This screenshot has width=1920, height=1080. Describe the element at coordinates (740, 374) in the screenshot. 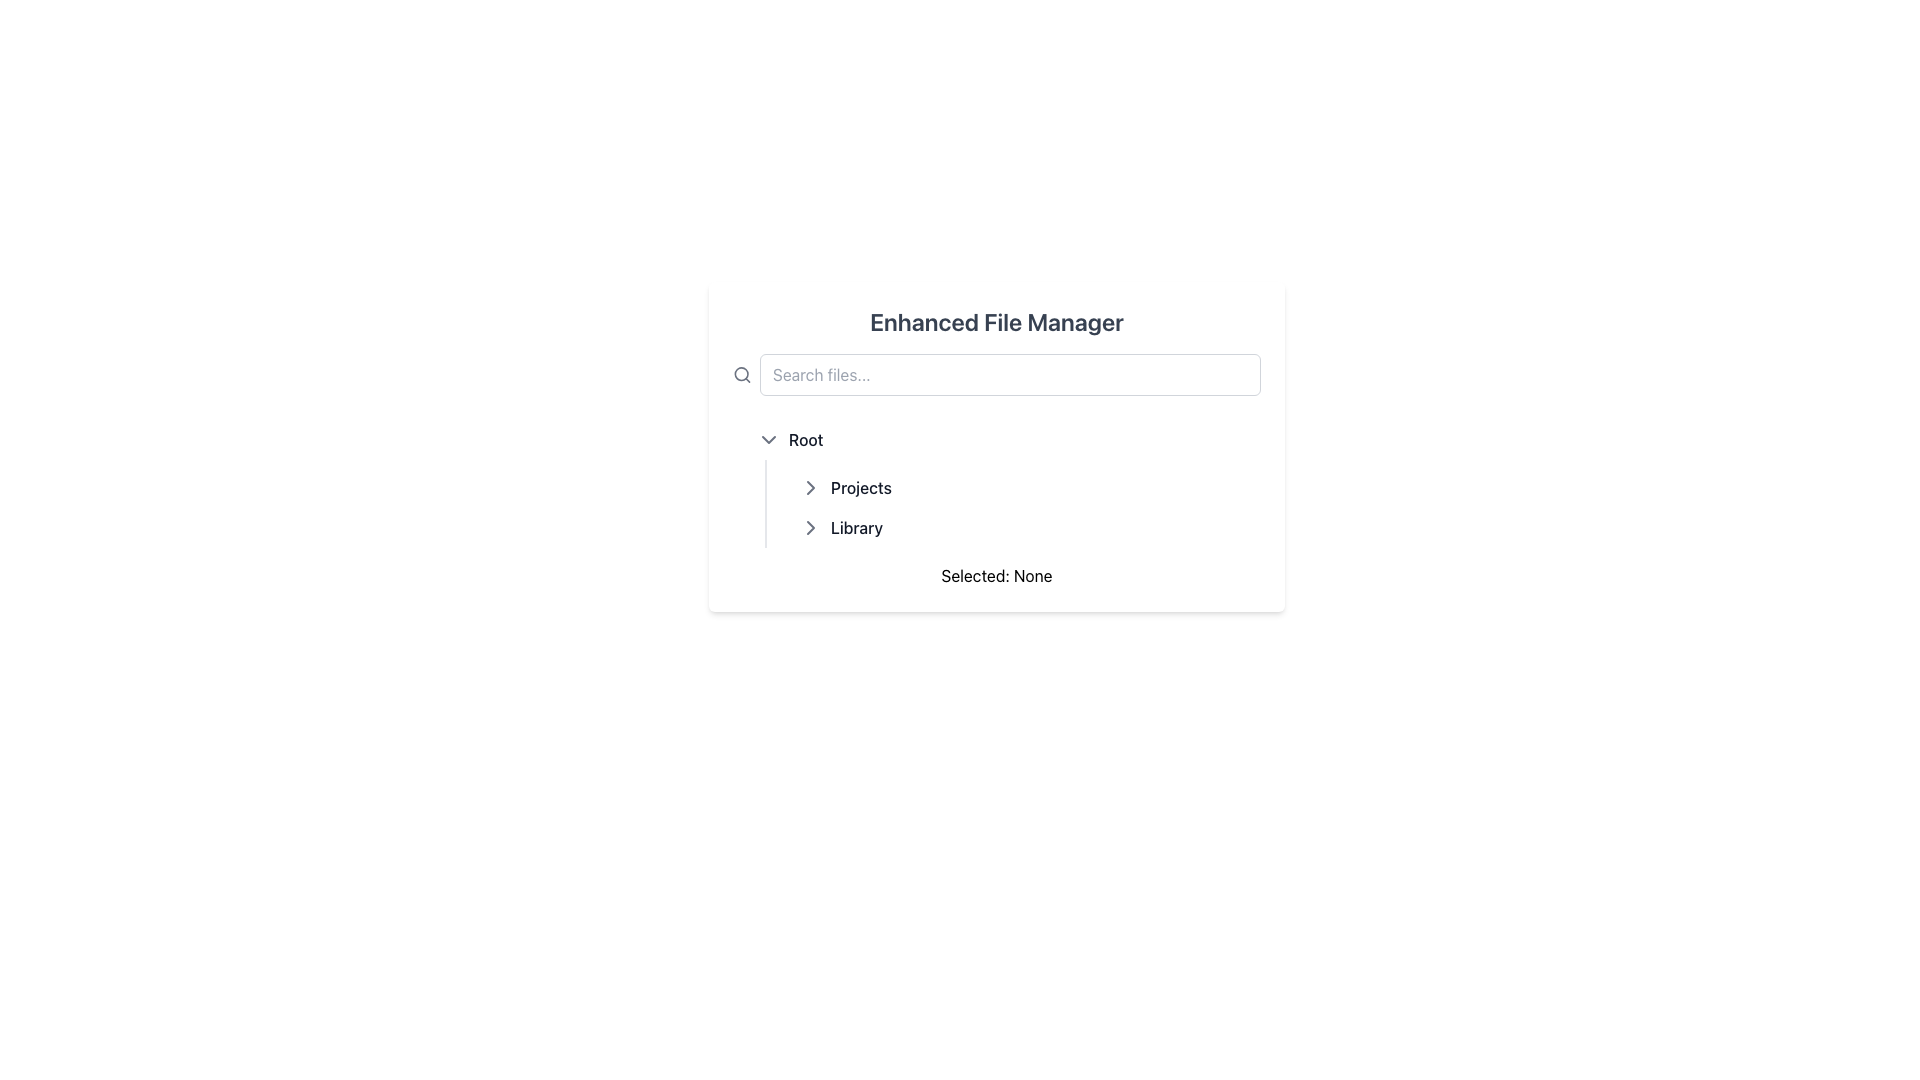

I see `the circular part of the search icon, which is a magnifying glass component located to the left of the search input field` at that location.